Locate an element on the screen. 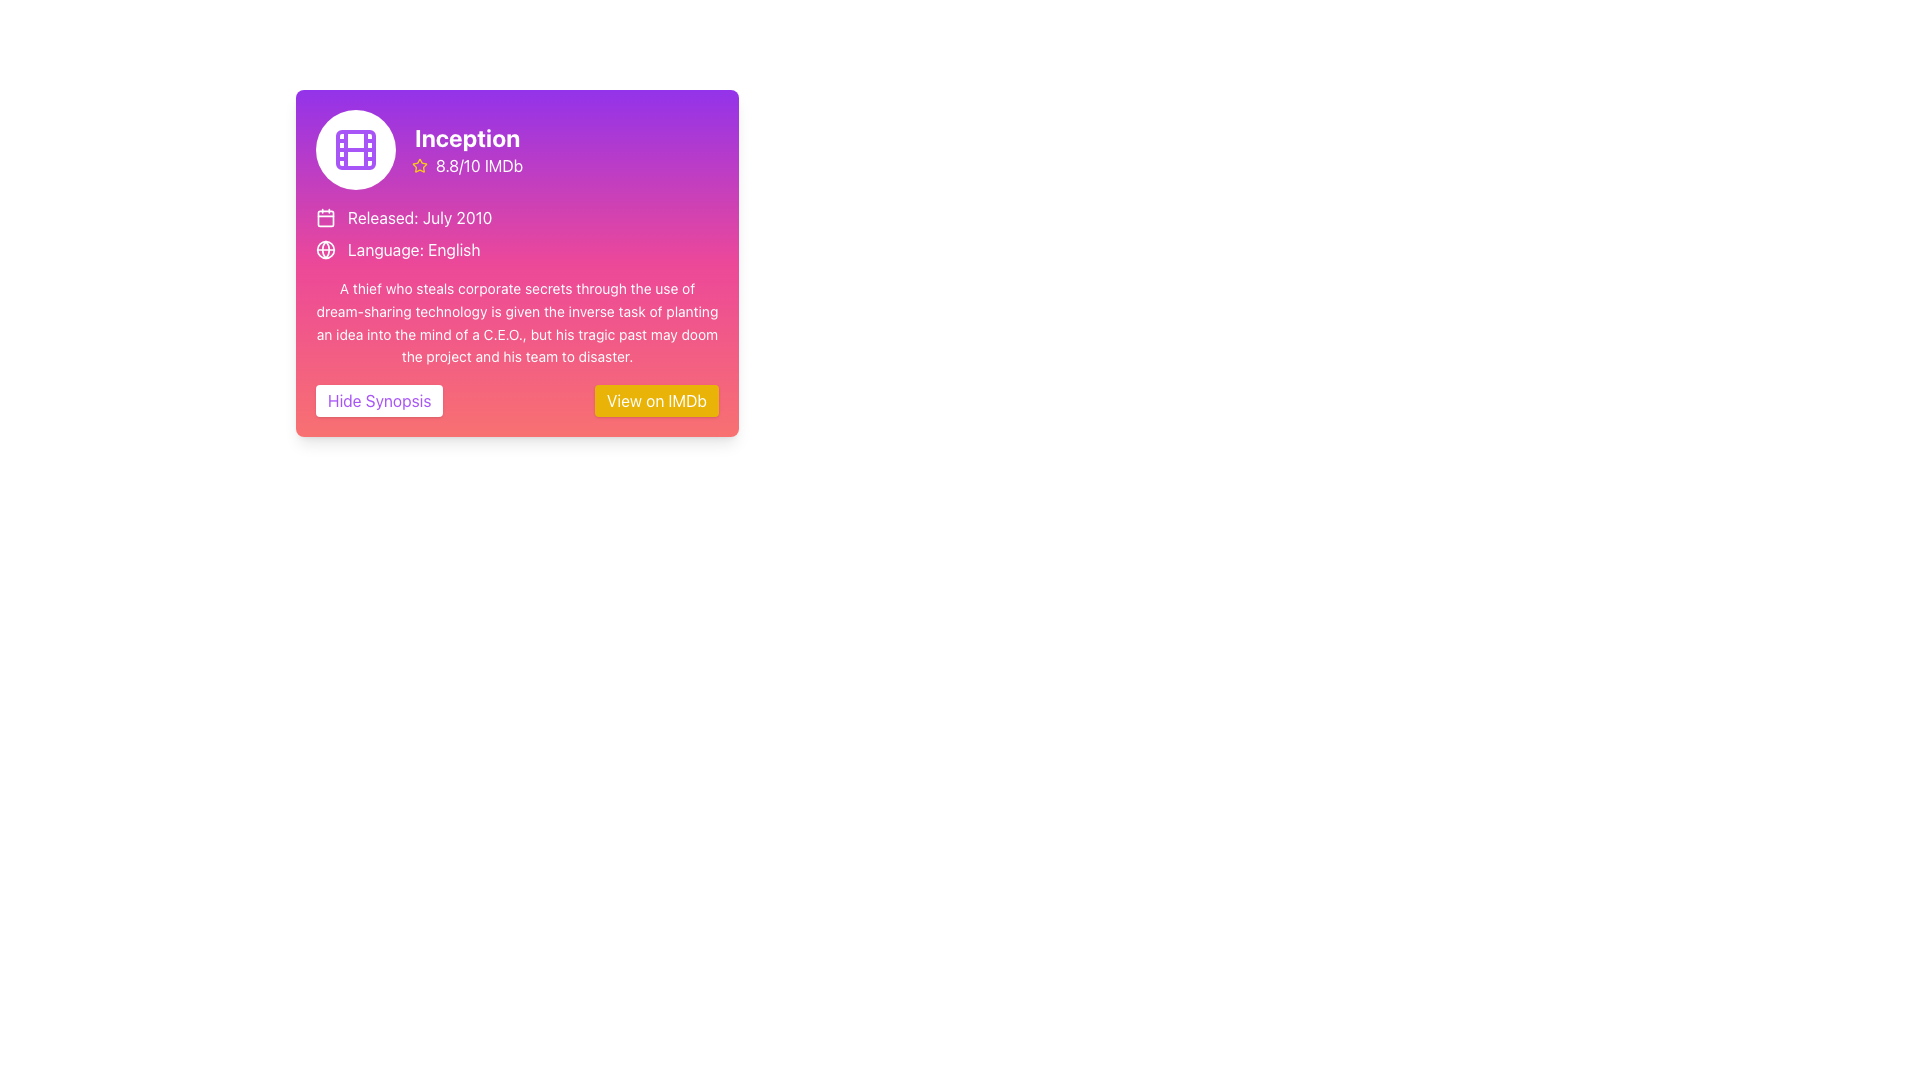  the button located at the bottom-left of the card component to hide the displayed synopsis text is located at coordinates (379, 401).